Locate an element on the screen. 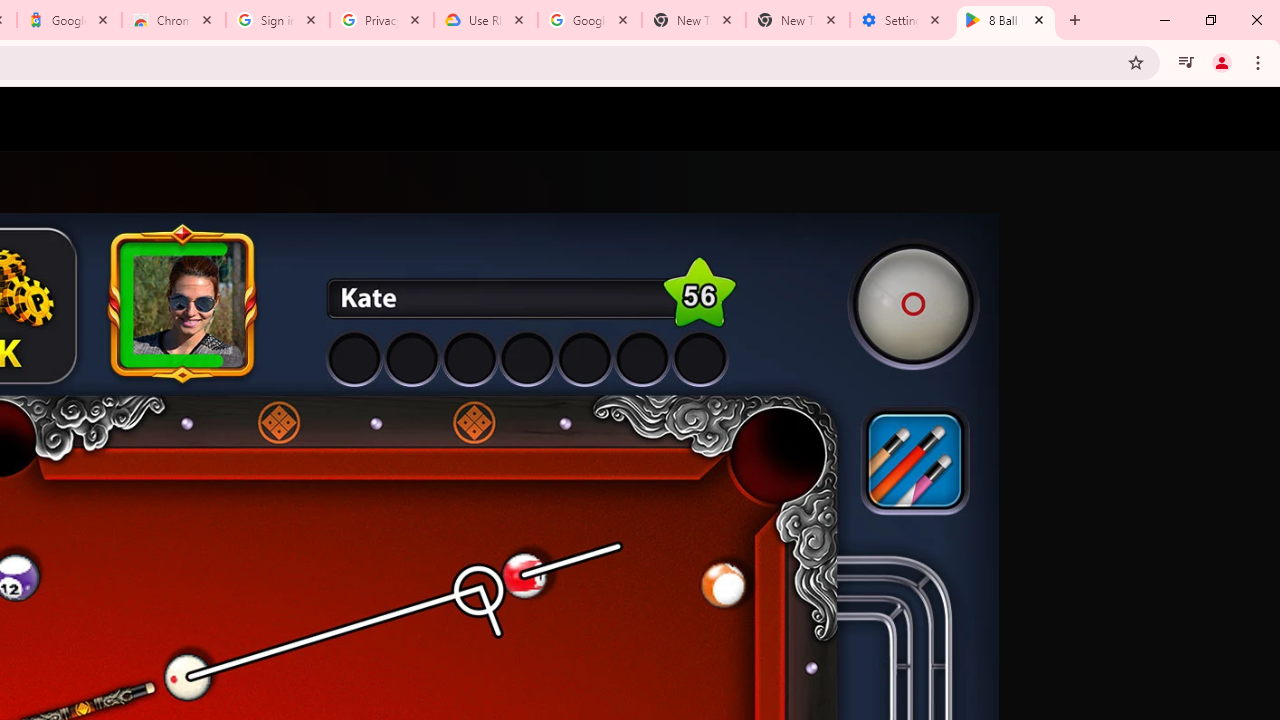 This screenshot has height=720, width=1280. 'Settings - System' is located at coordinates (900, 20).